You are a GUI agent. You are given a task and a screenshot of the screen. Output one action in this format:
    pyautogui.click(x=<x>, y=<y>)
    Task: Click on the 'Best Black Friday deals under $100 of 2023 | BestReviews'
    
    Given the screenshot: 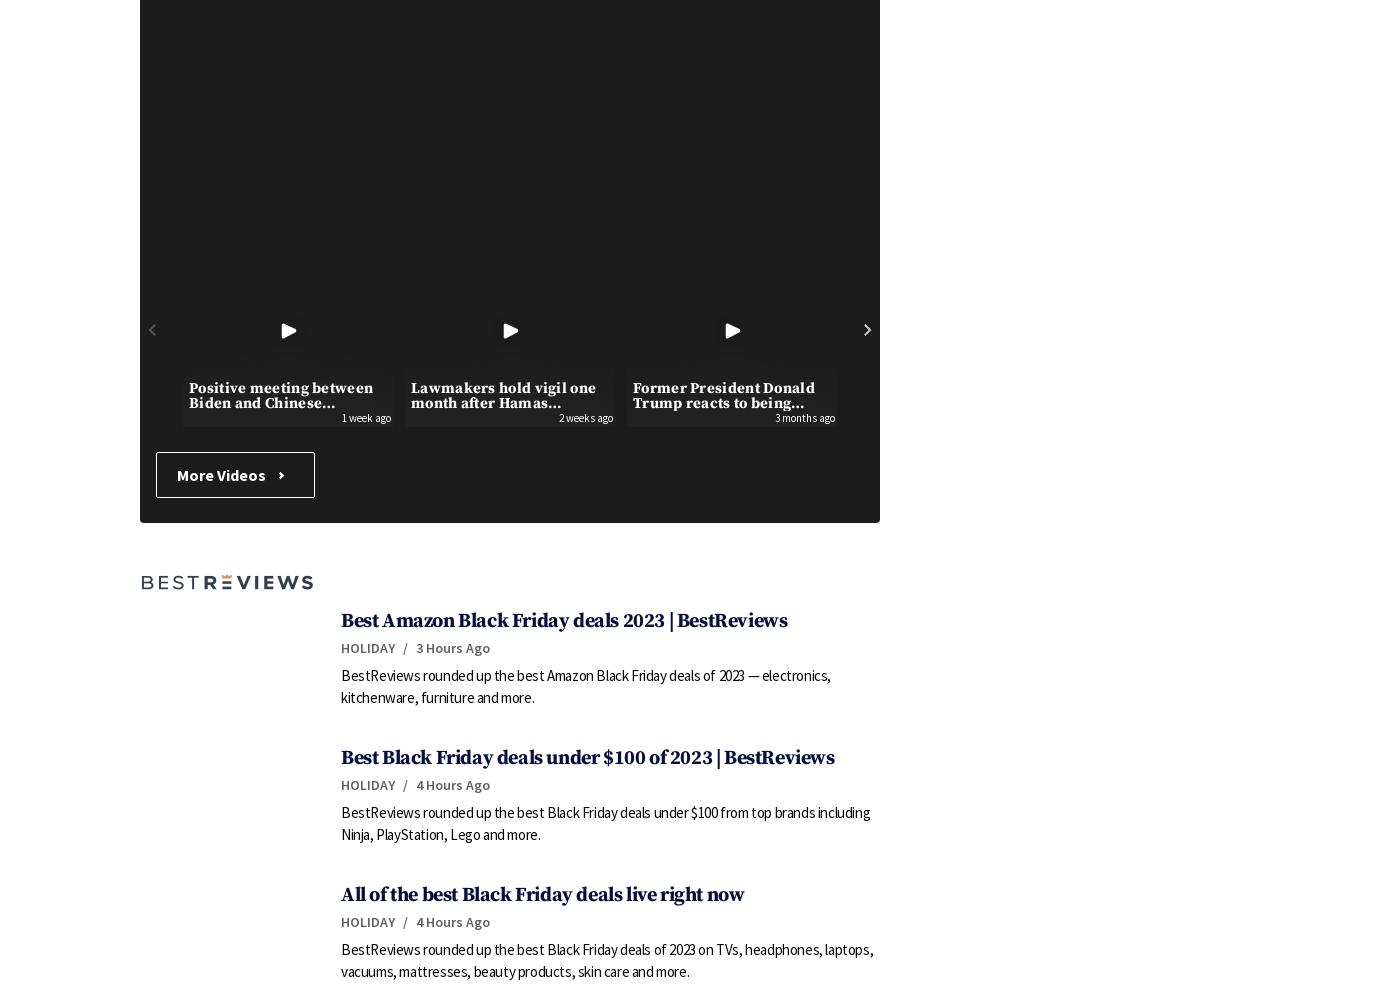 What is the action you would take?
    pyautogui.click(x=587, y=757)
    